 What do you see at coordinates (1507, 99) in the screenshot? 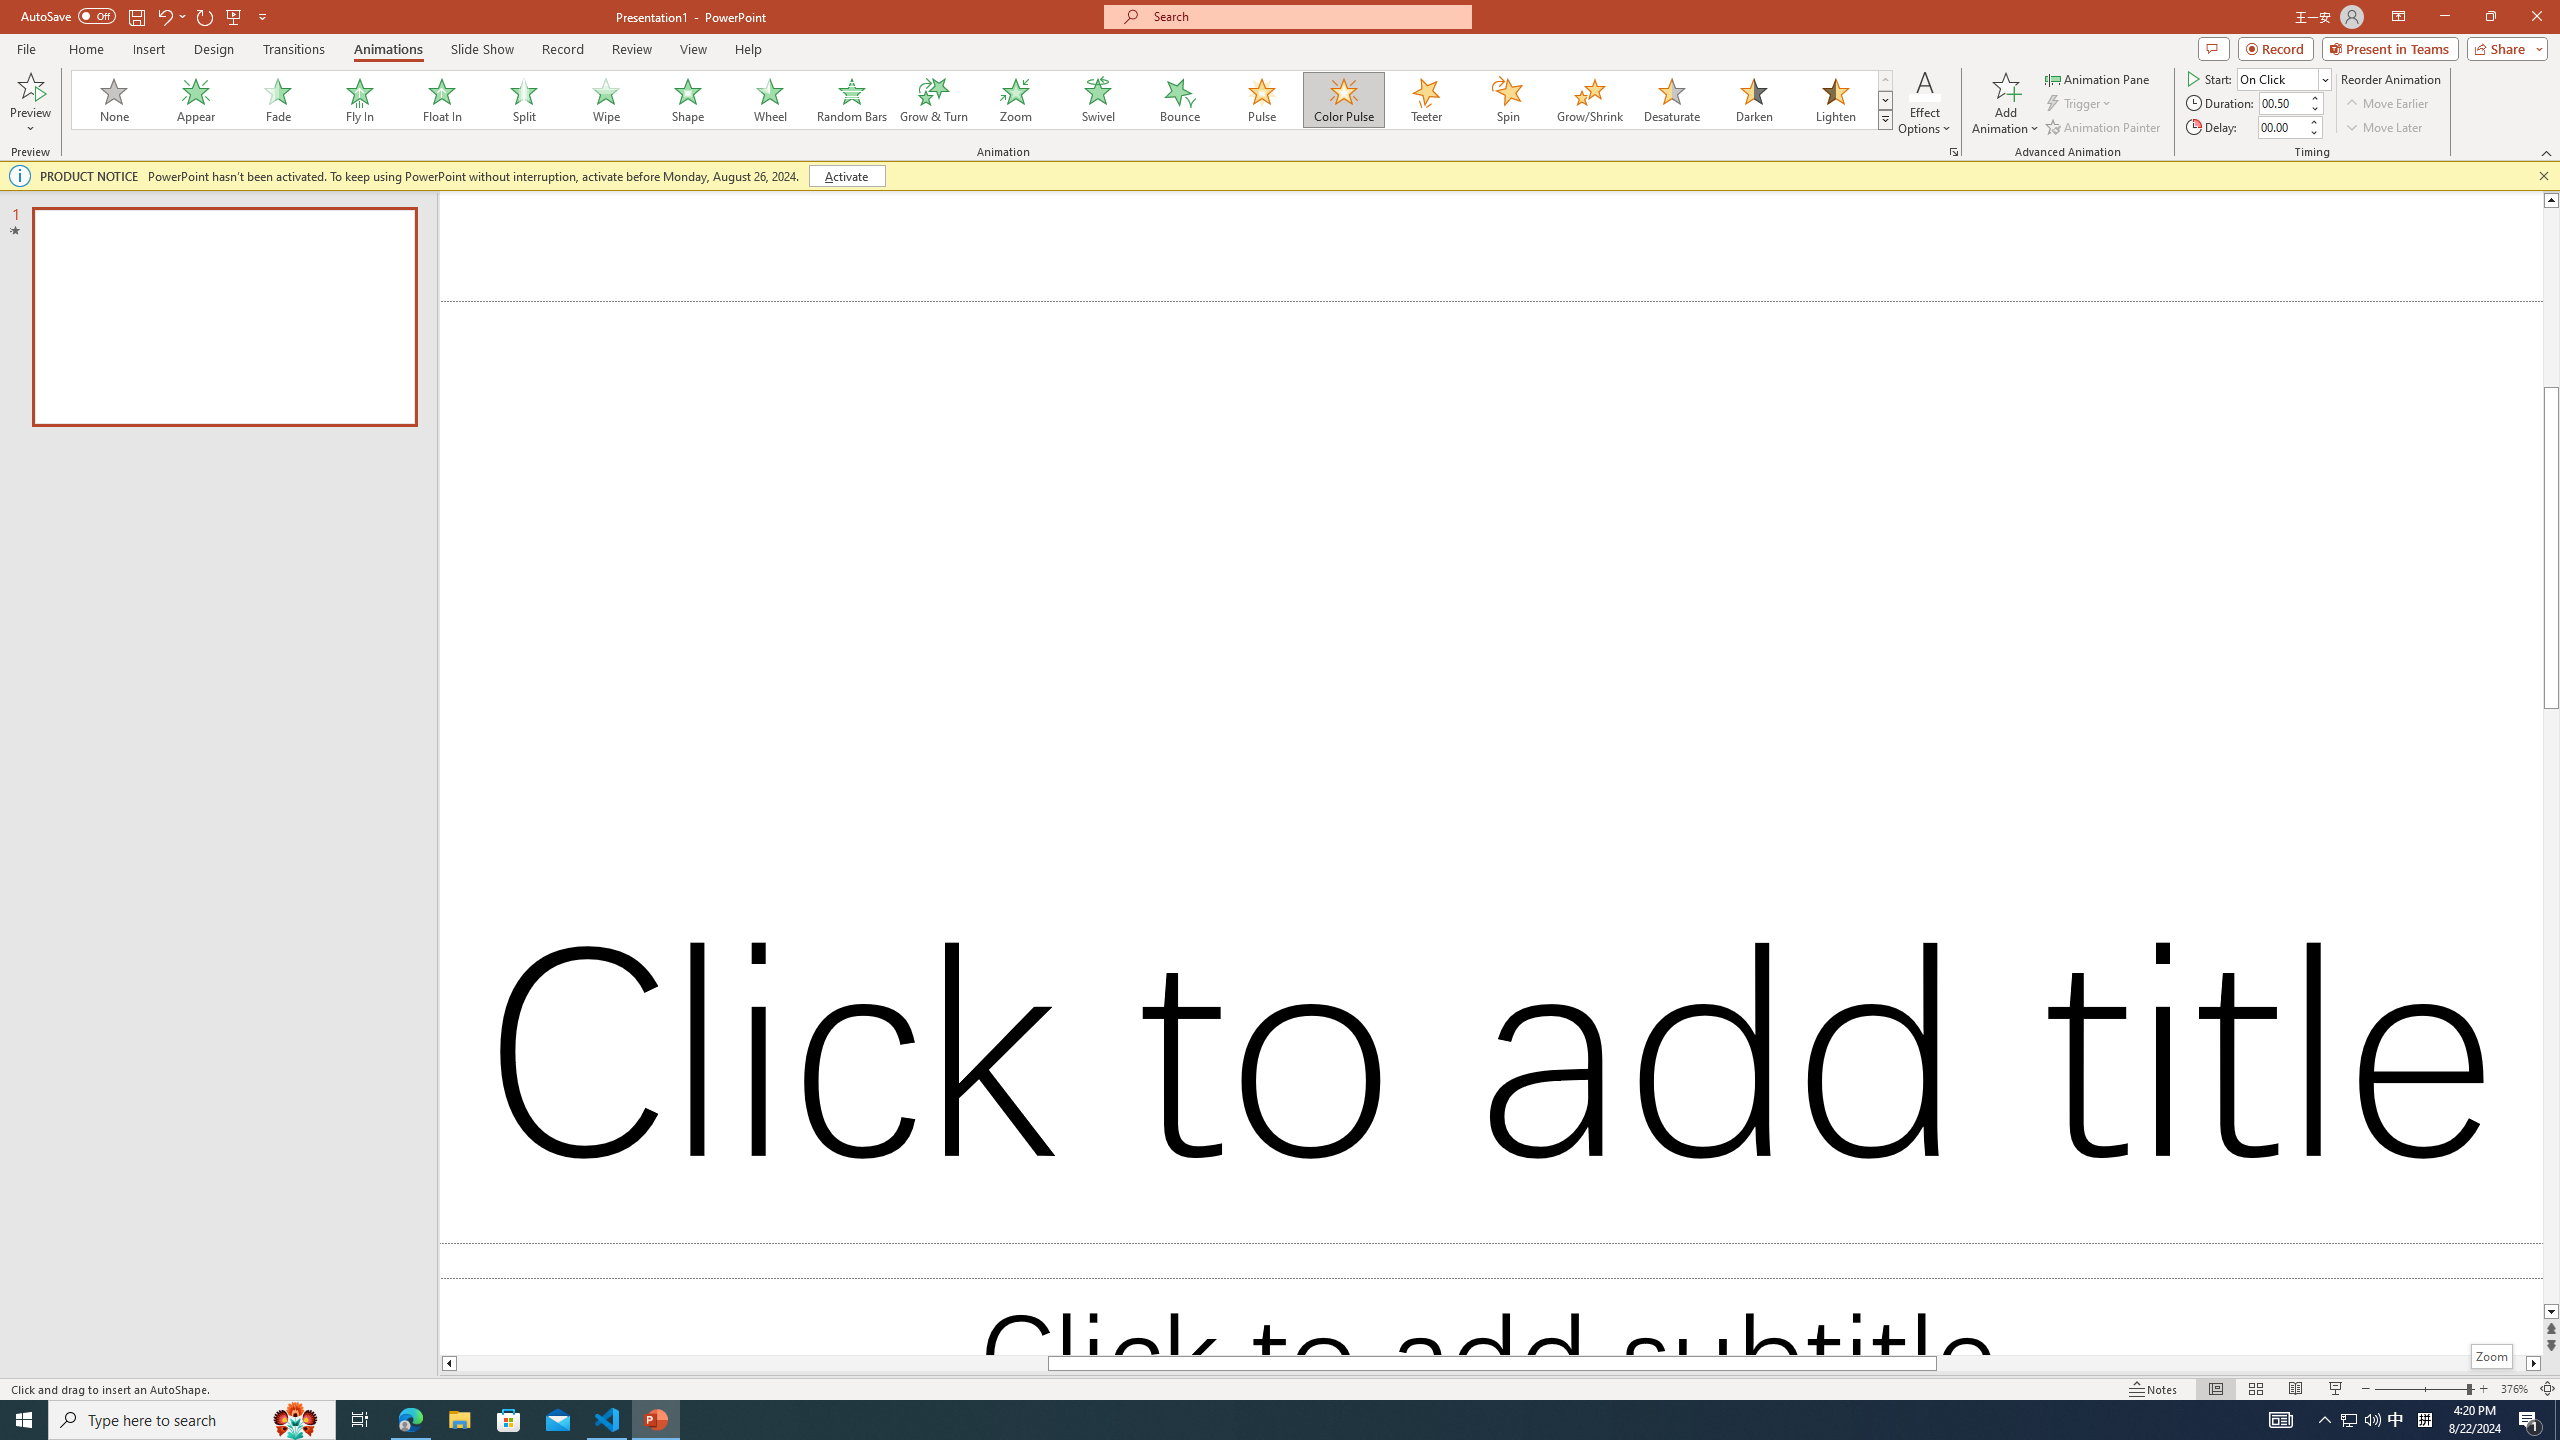
I see `'Spin'` at bounding box center [1507, 99].